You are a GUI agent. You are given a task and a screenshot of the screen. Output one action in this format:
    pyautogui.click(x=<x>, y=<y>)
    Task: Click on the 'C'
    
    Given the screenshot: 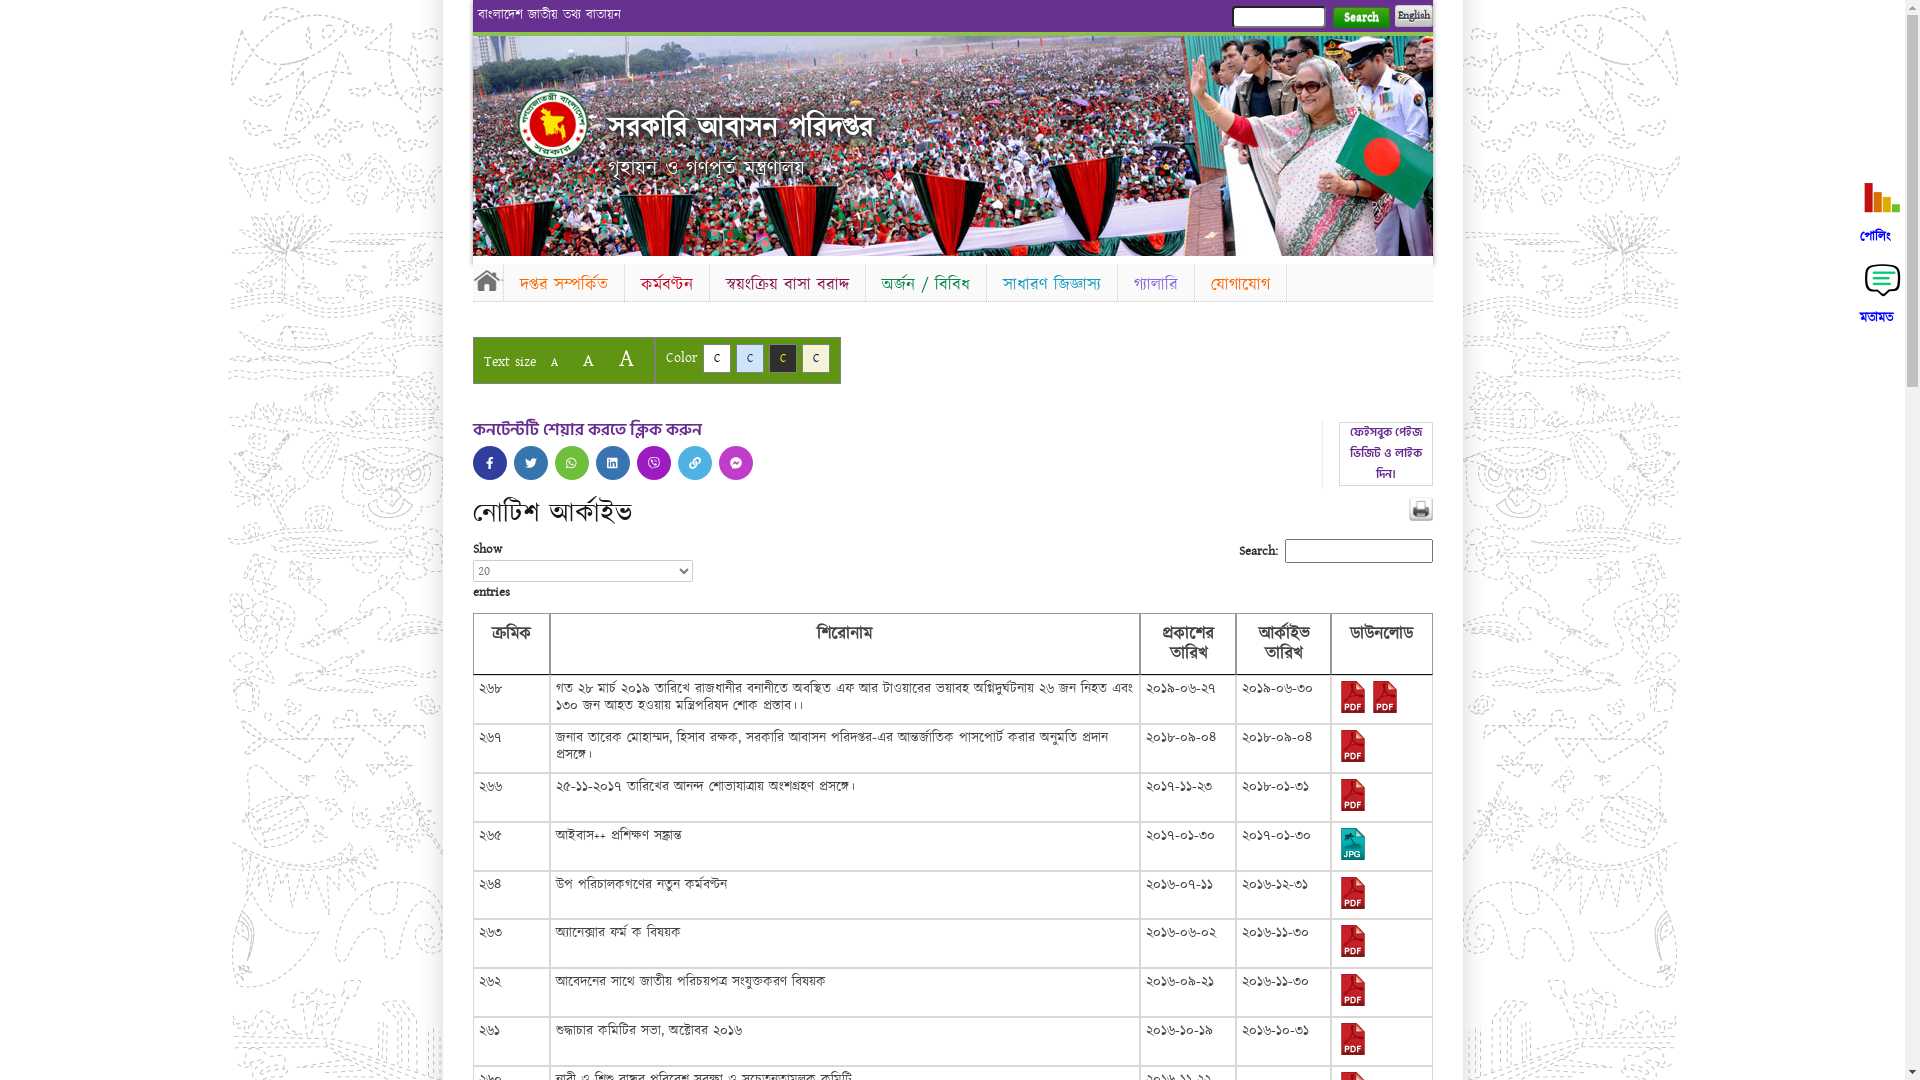 What is the action you would take?
    pyautogui.click(x=781, y=357)
    